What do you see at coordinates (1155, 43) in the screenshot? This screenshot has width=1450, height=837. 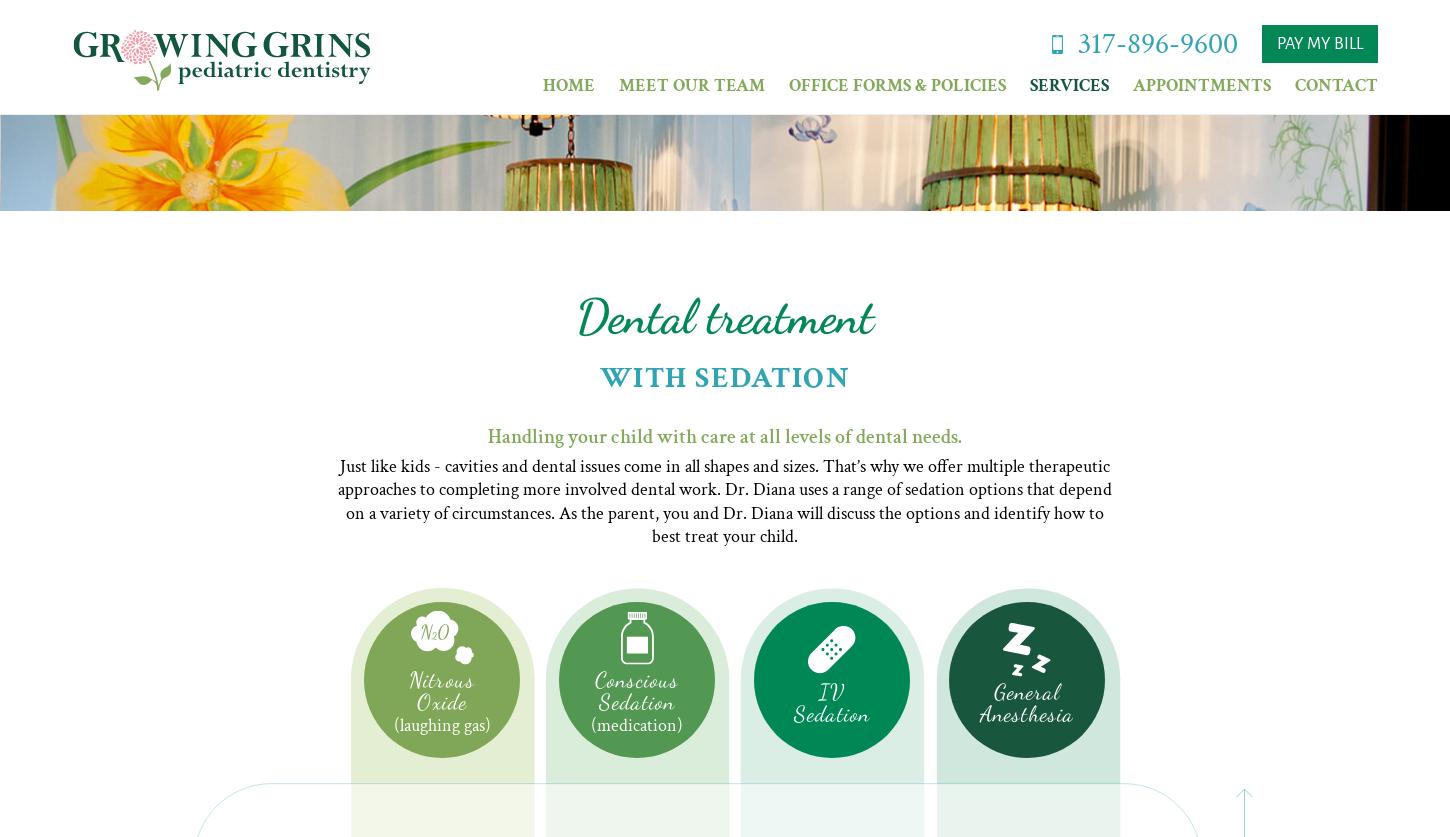 I see `'317-896-9600'` at bounding box center [1155, 43].